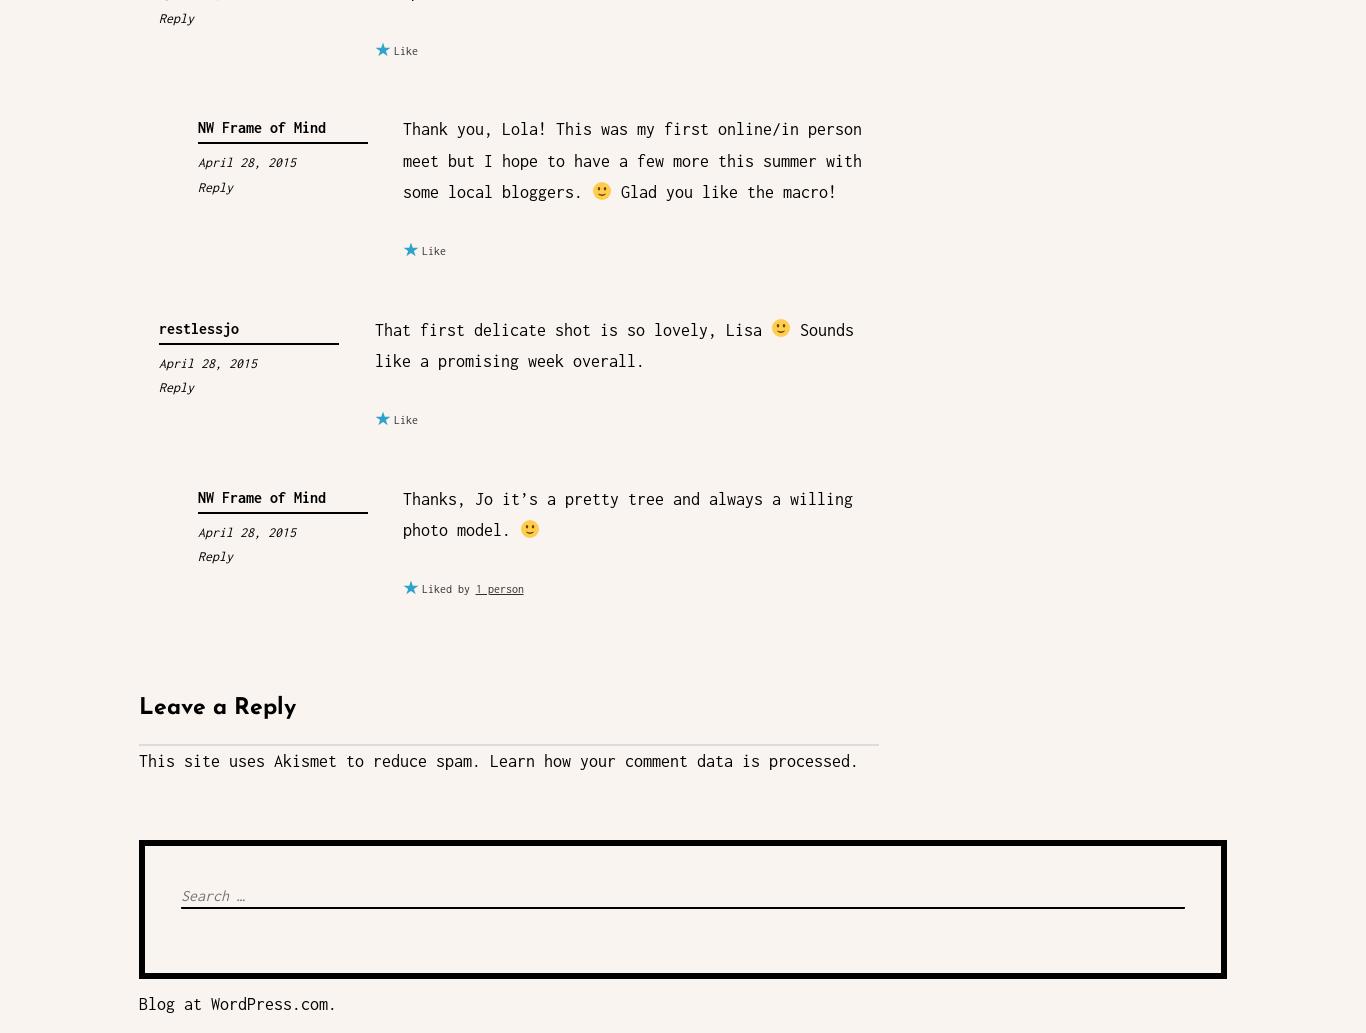 Image resolution: width=1366 pixels, height=1033 pixels. What do you see at coordinates (447, 588) in the screenshot?
I see `'Liked by'` at bounding box center [447, 588].